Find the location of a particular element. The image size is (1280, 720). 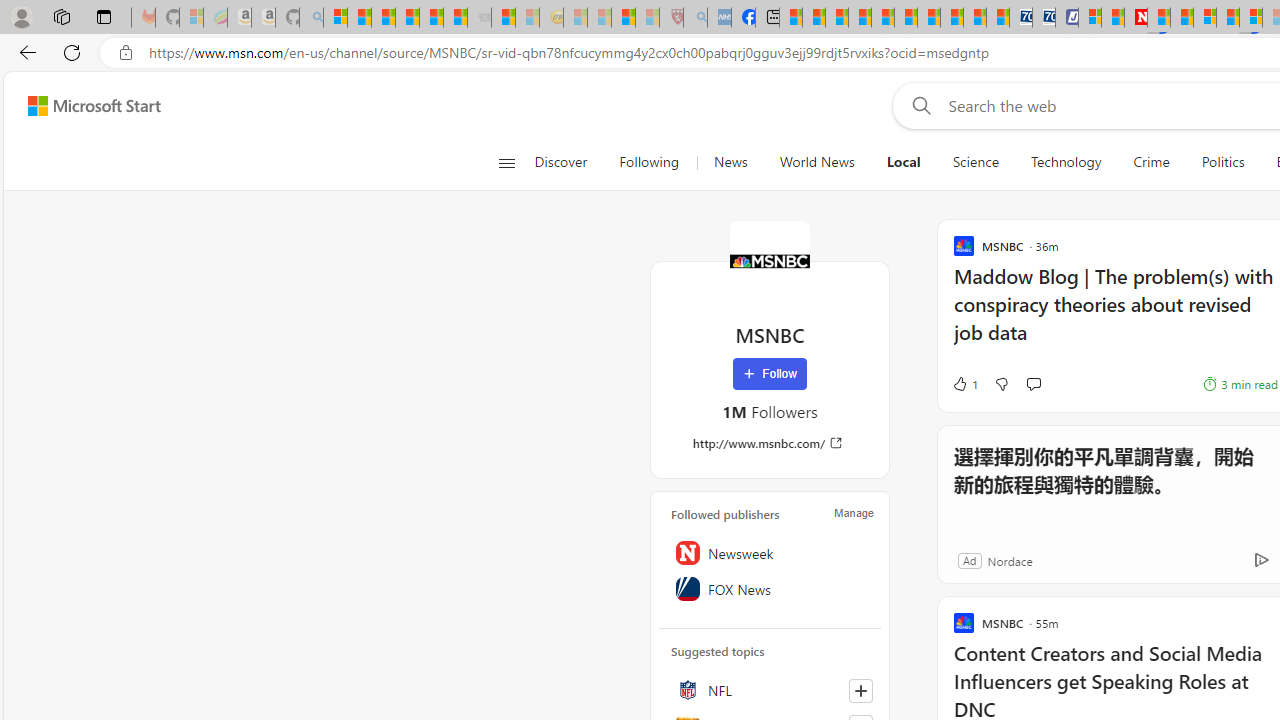

'http://www.msnbc.com/' is located at coordinates (768, 442).